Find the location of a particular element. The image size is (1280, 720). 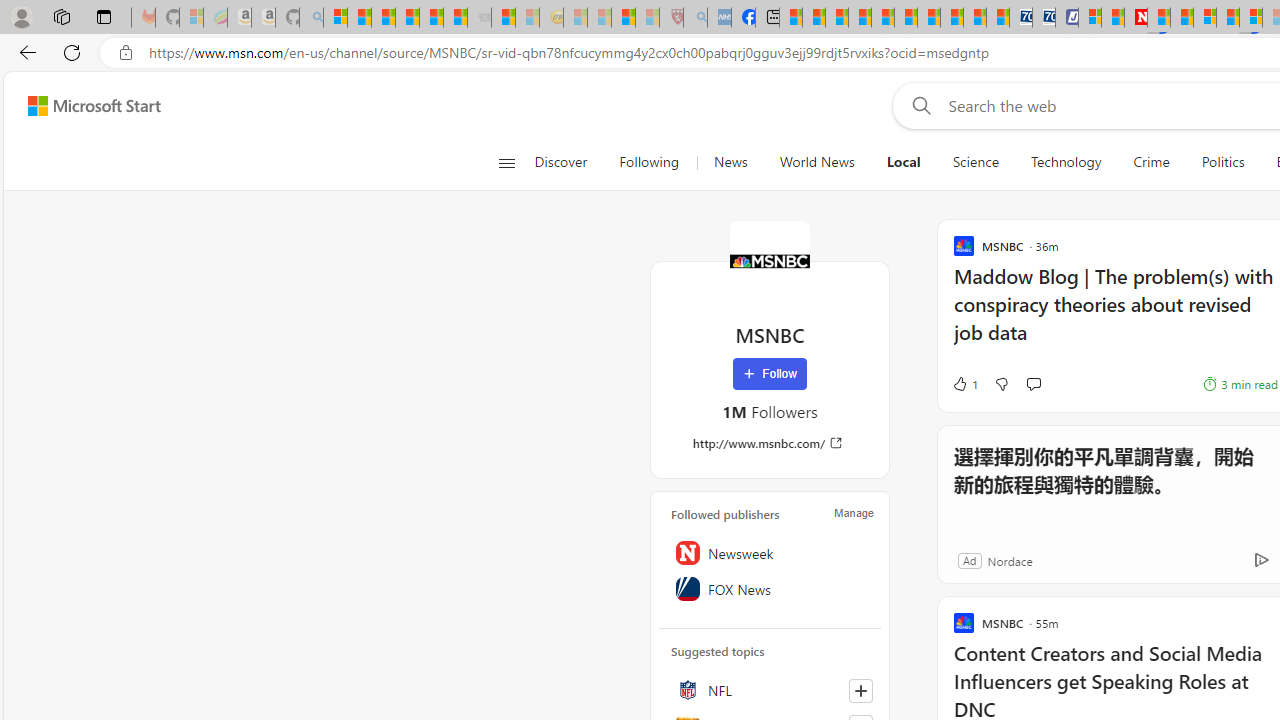

'http://www.msnbc.com/' is located at coordinates (768, 442).